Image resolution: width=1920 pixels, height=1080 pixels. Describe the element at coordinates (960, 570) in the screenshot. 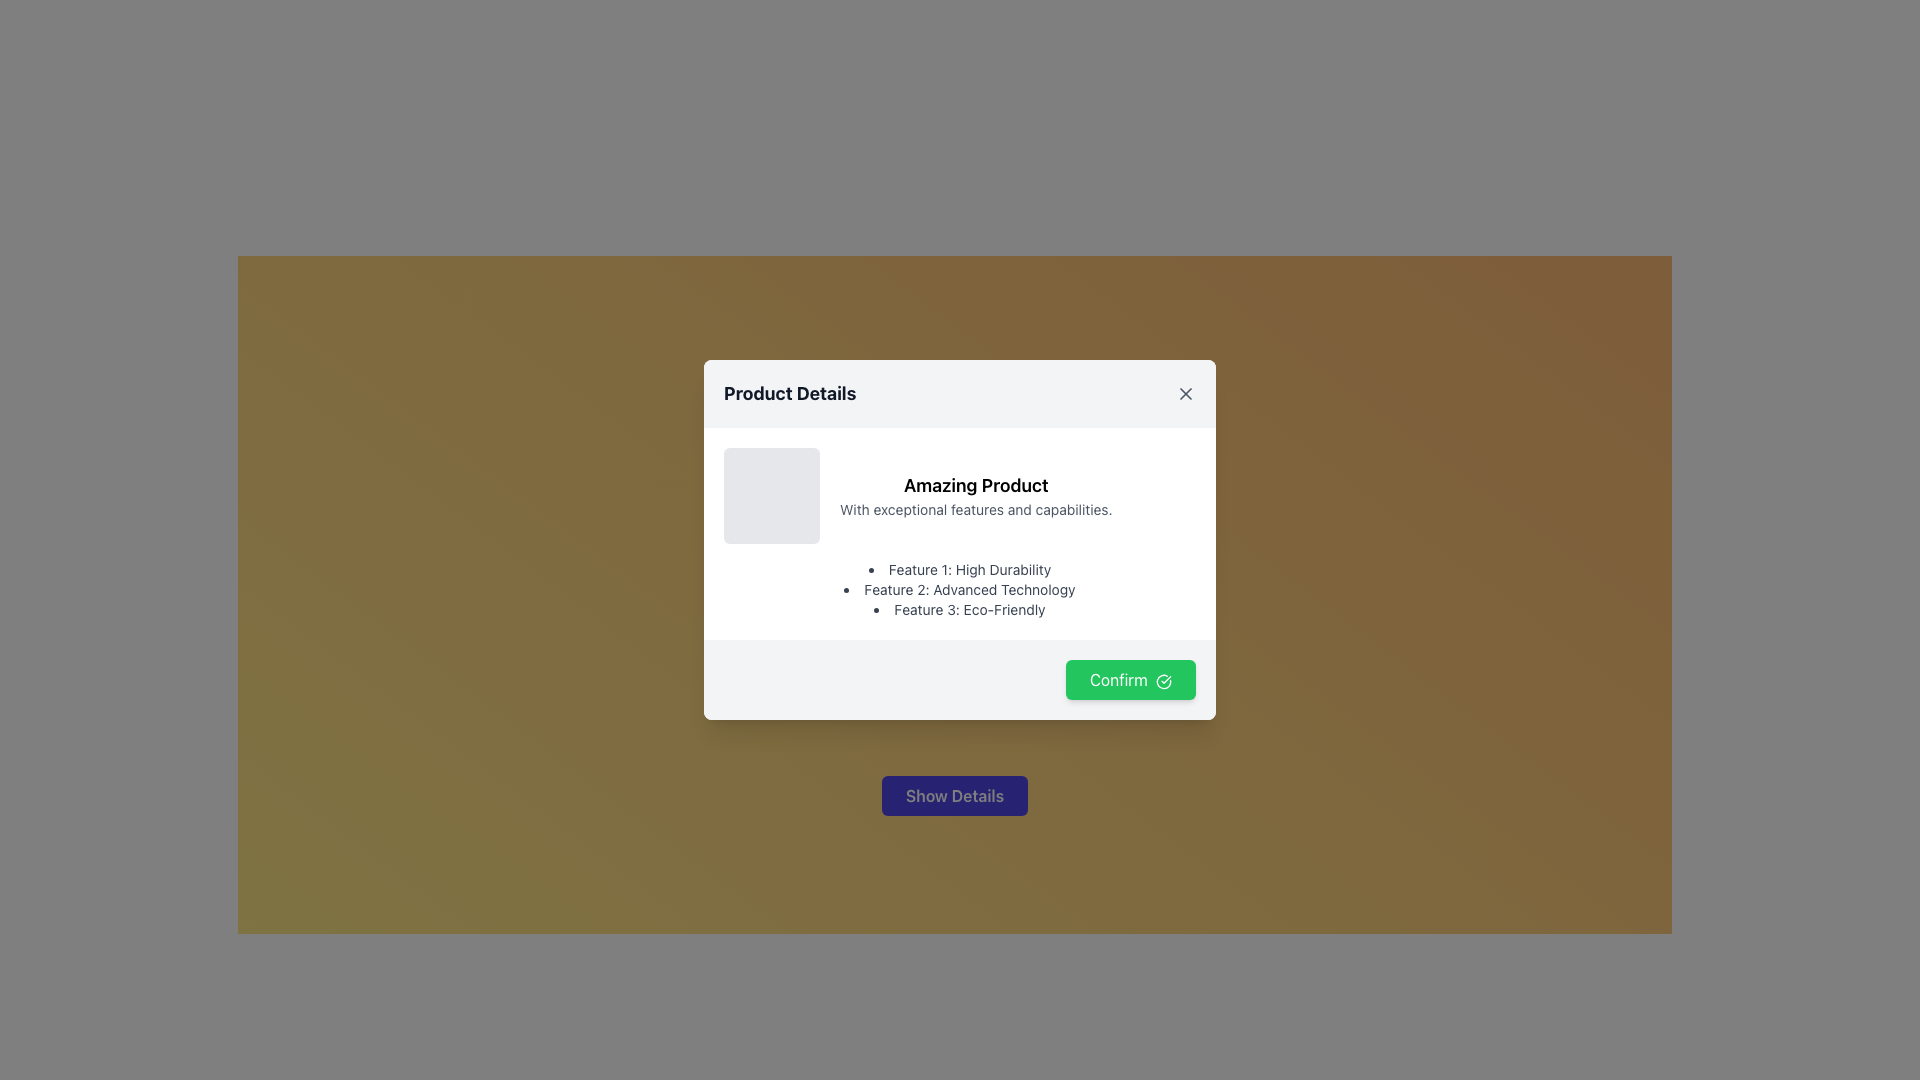

I see `the first text element in the bulleted list of product features, located just below the title 'Amazing Product' in the modal overlay` at that location.